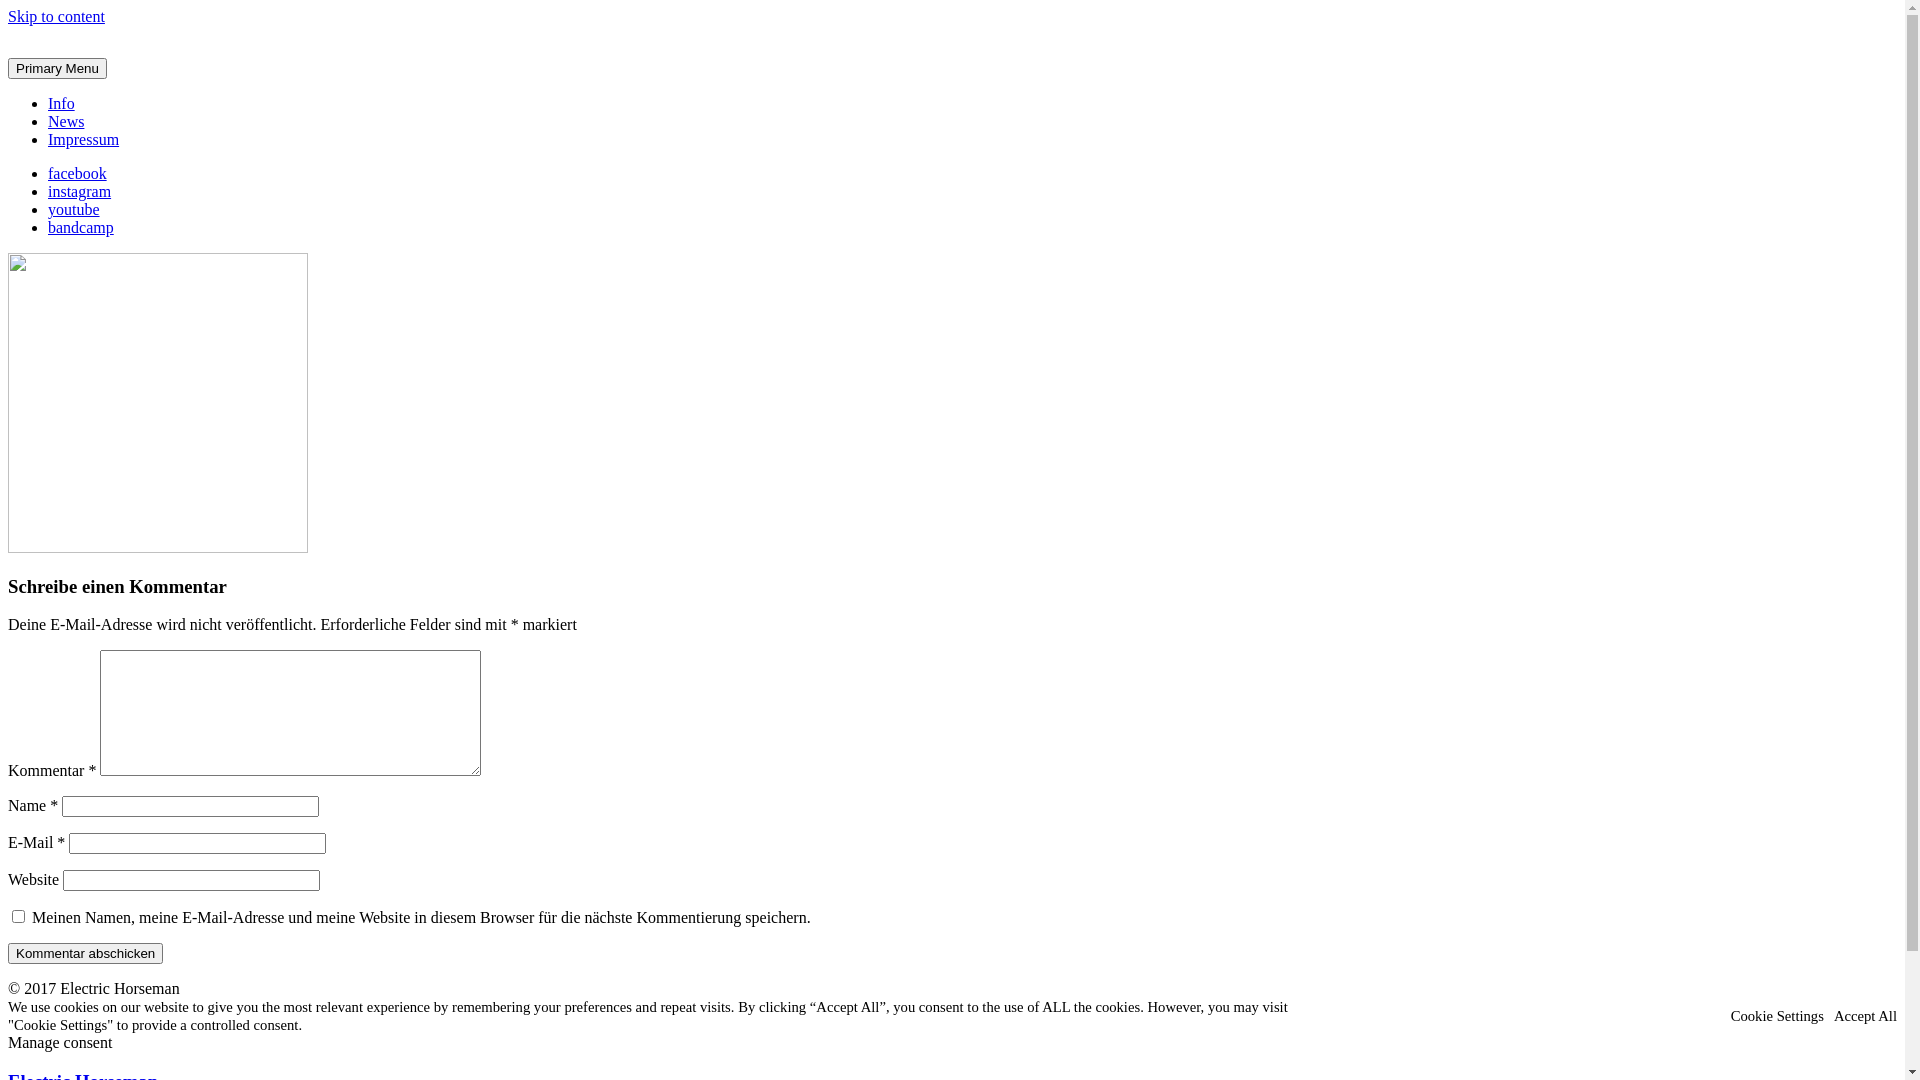 The height and width of the screenshot is (1080, 1920). I want to click on 'Skip to content', so click(56, 16).